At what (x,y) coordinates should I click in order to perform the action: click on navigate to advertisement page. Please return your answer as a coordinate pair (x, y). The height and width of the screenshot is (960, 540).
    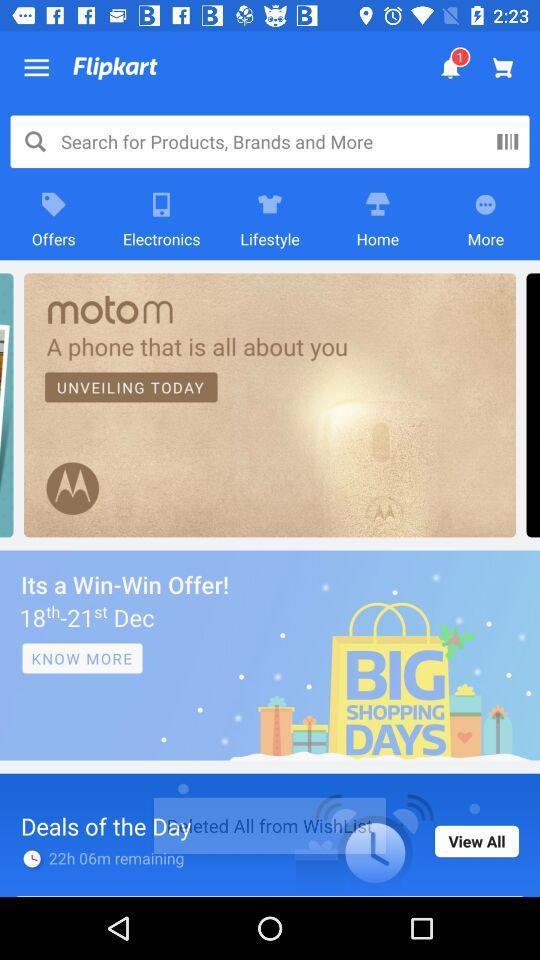
    Looking at the image, I should click on (270, 654).